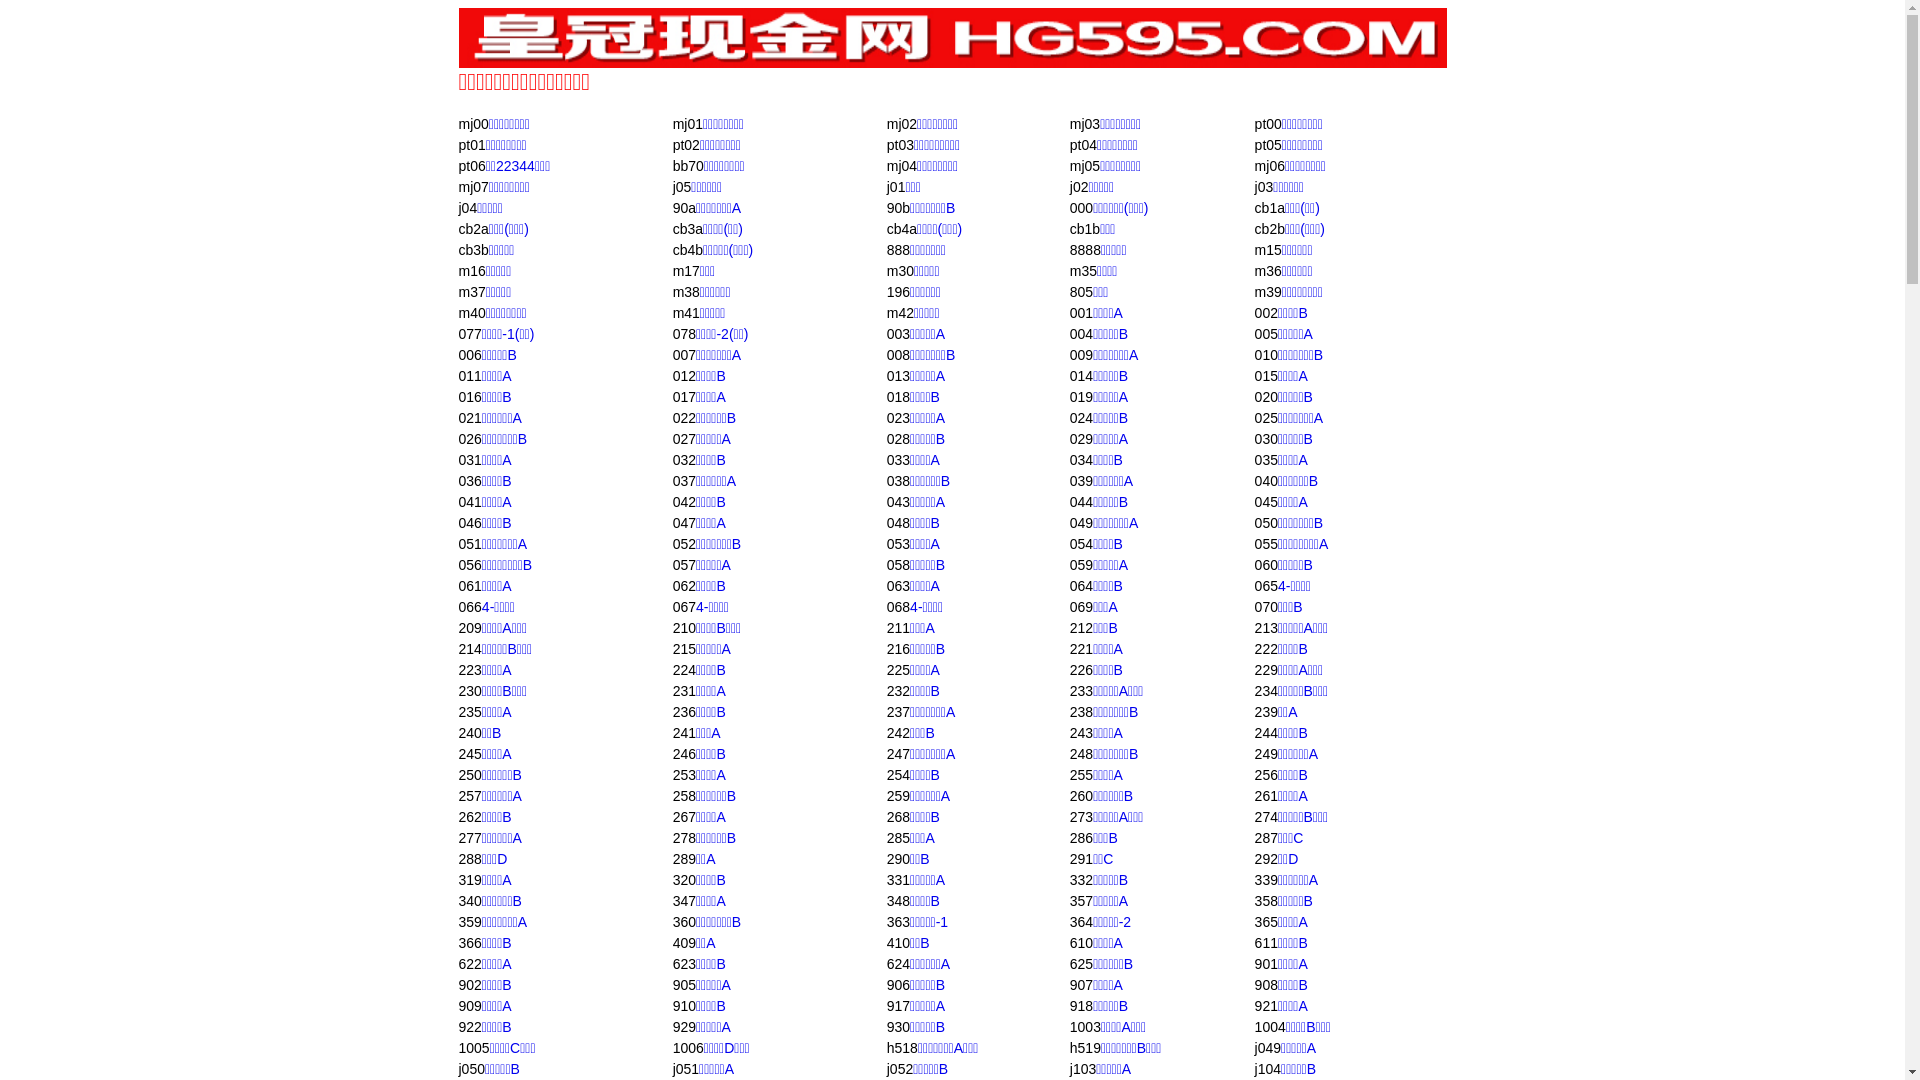 Image resolution: width=1920 pixels, height=1080 pixels. What do you see at coordinates (1267, 144) in the screenshot?
I see `'pt05'` at bounding box center [1267, 144].